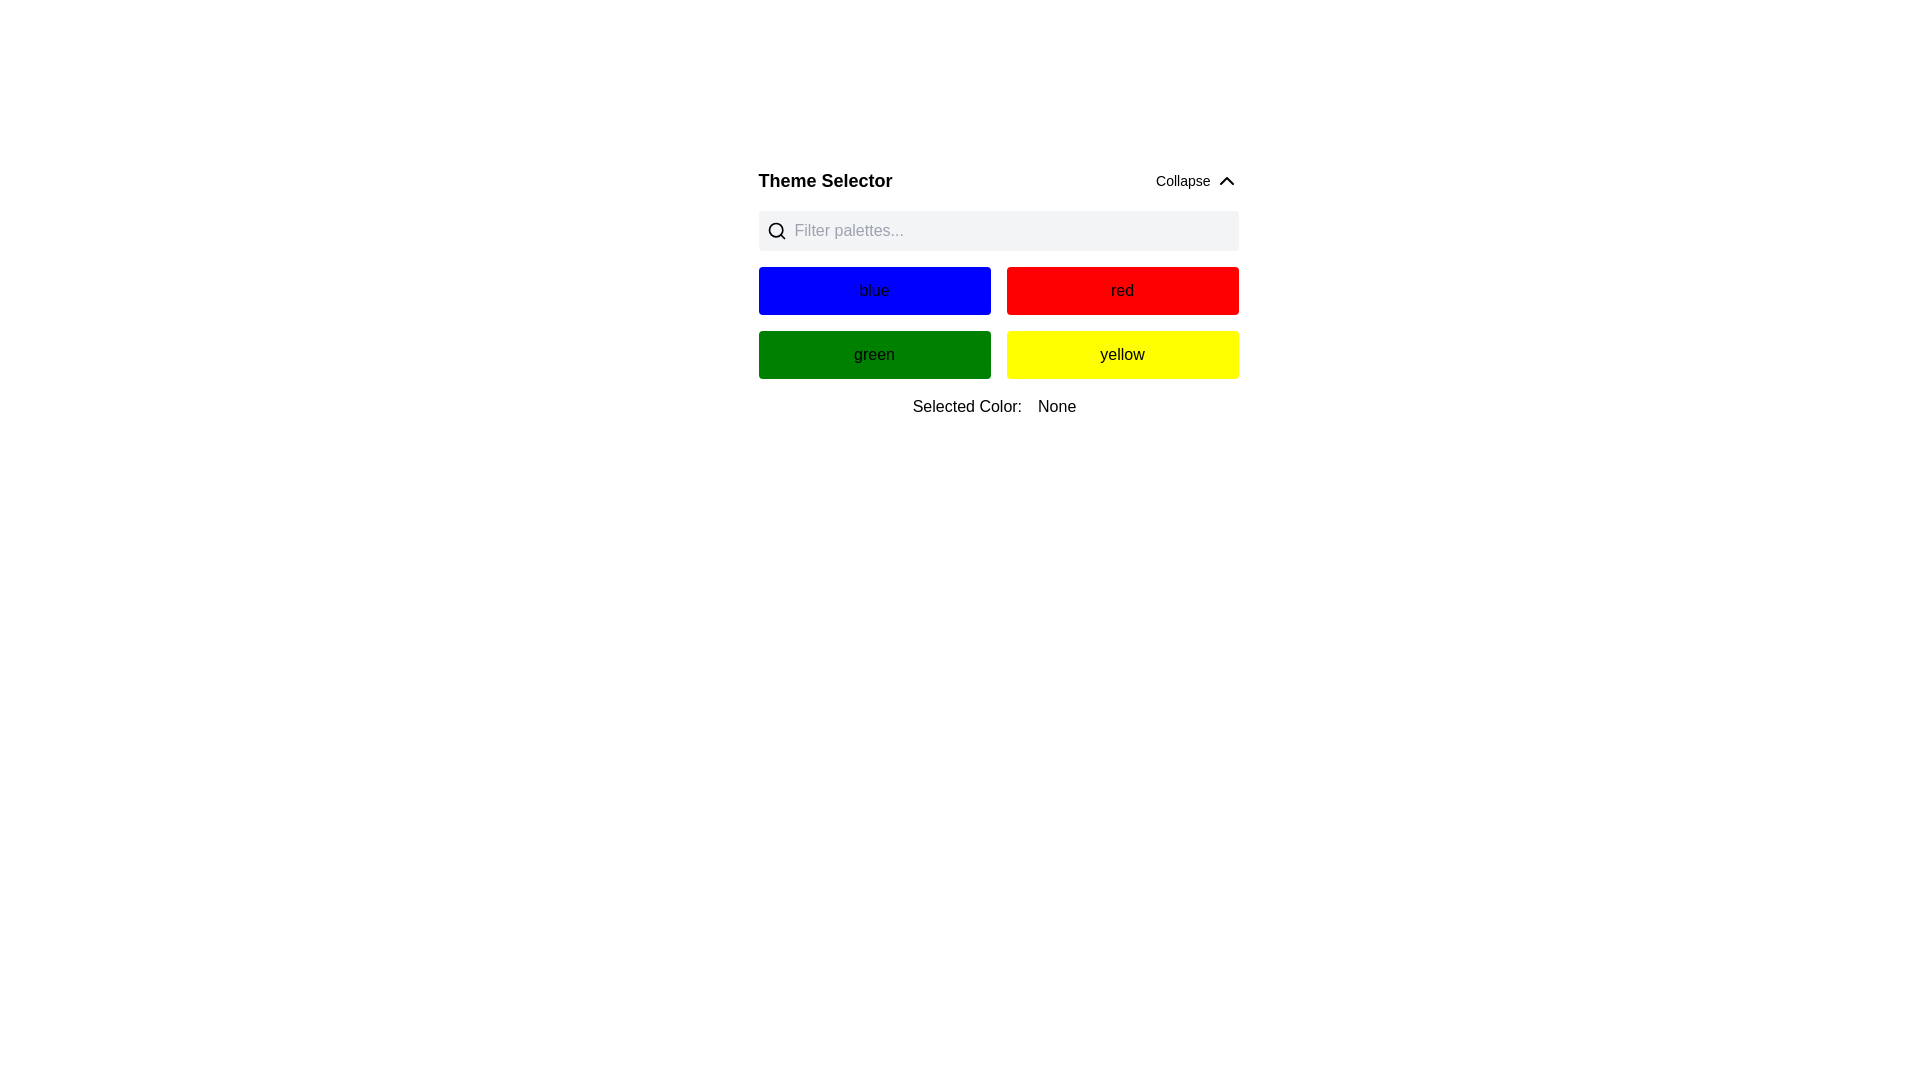  Describe the element at coordinates (774, 229) in the screenshot. I see `the circular black ring icon with a white central background, which is part of the magnifying glass icon, located to the left of the 'Filter palettes...' text input field` at that location.